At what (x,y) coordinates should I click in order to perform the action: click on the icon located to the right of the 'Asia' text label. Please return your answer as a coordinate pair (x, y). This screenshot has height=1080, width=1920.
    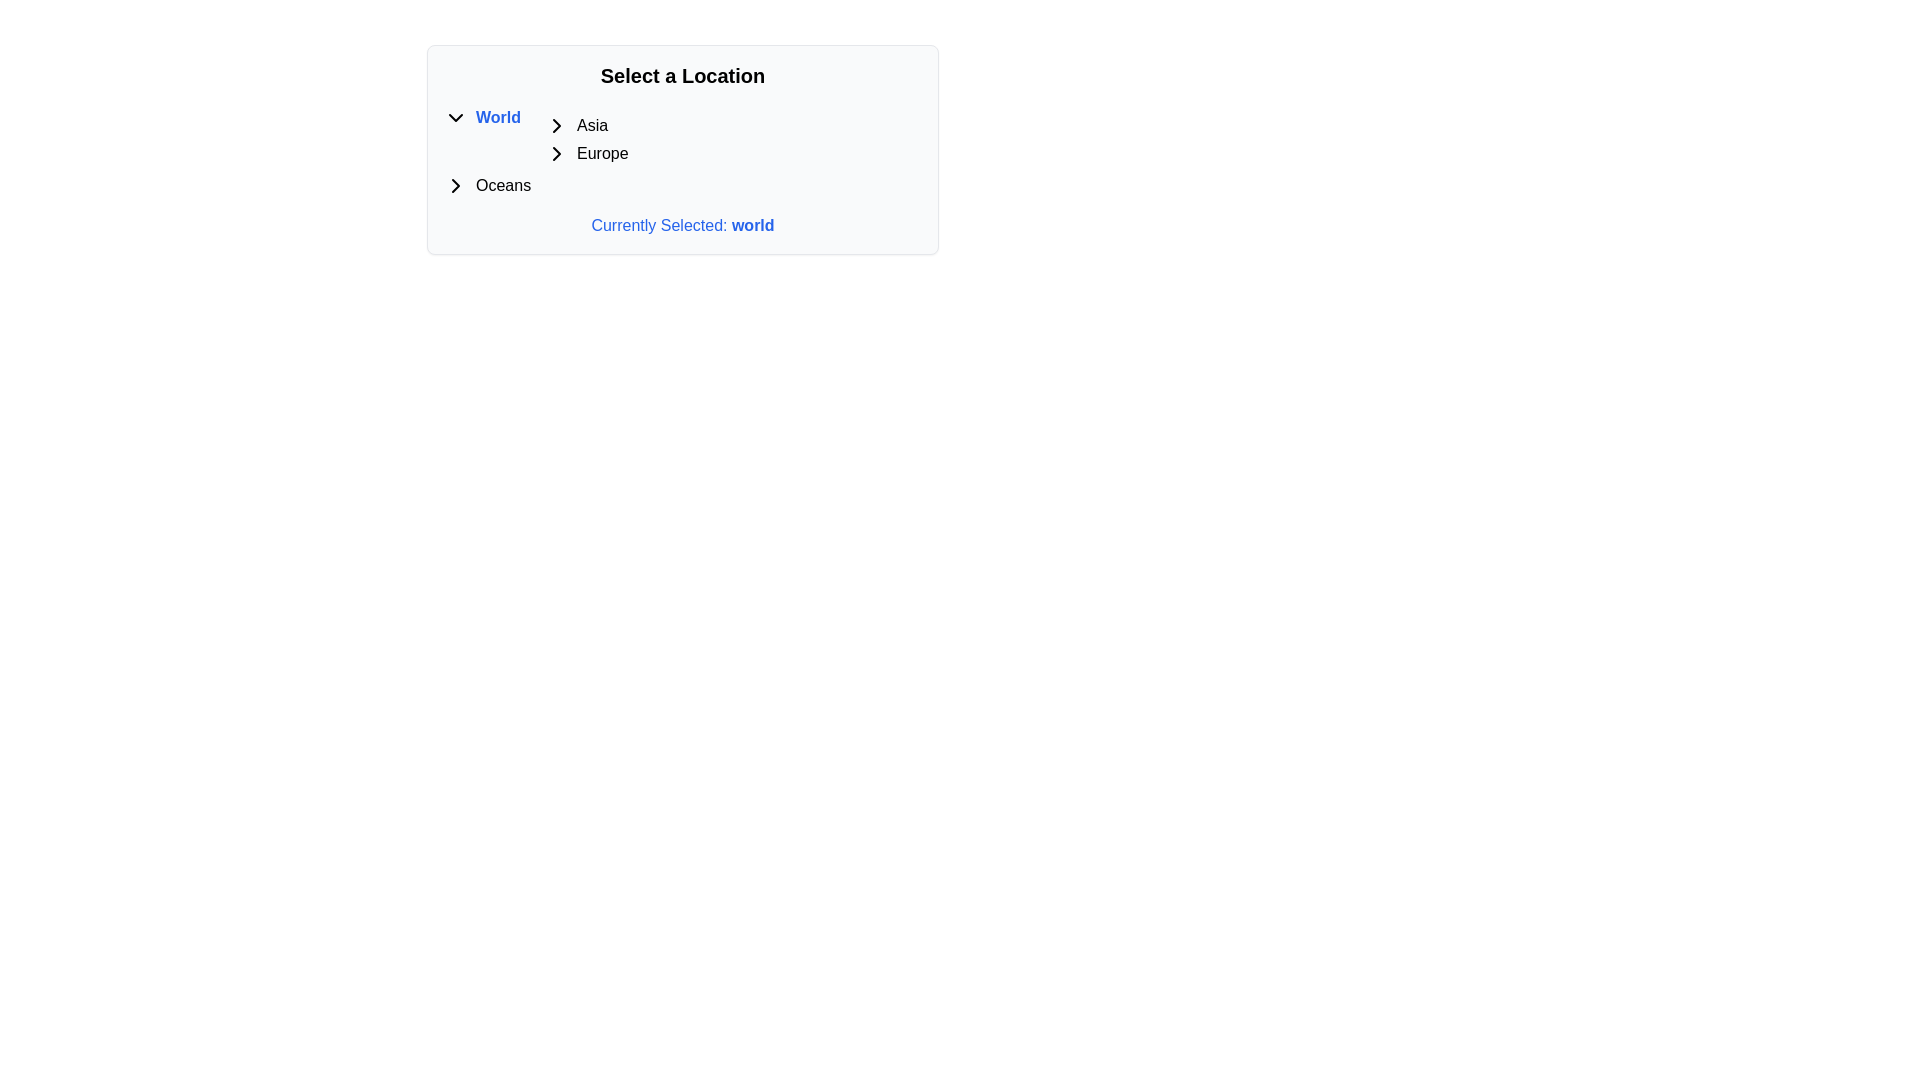
    Looking at the image, I should click on (556, 126).